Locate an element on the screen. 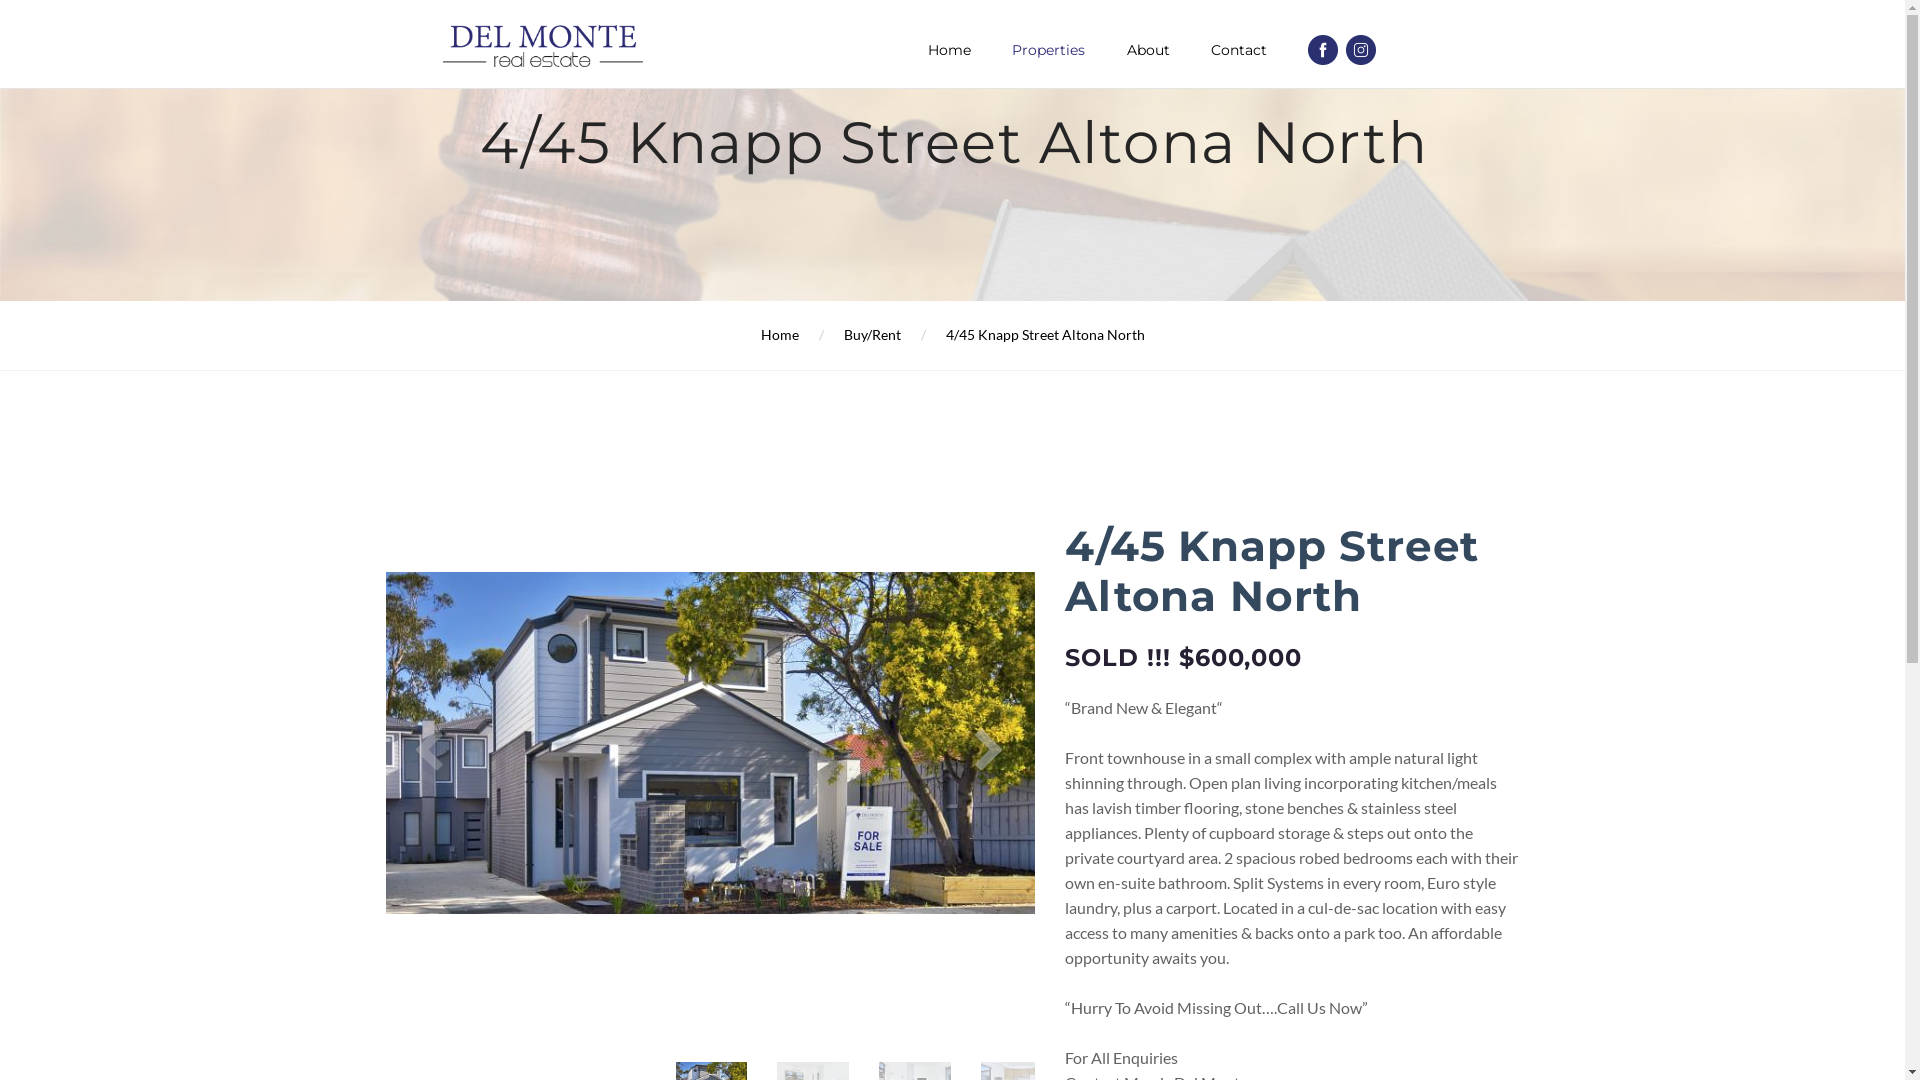 This screenshot has height=1080, width=1920. 'Contact' is located at coordinates (1209, 49).